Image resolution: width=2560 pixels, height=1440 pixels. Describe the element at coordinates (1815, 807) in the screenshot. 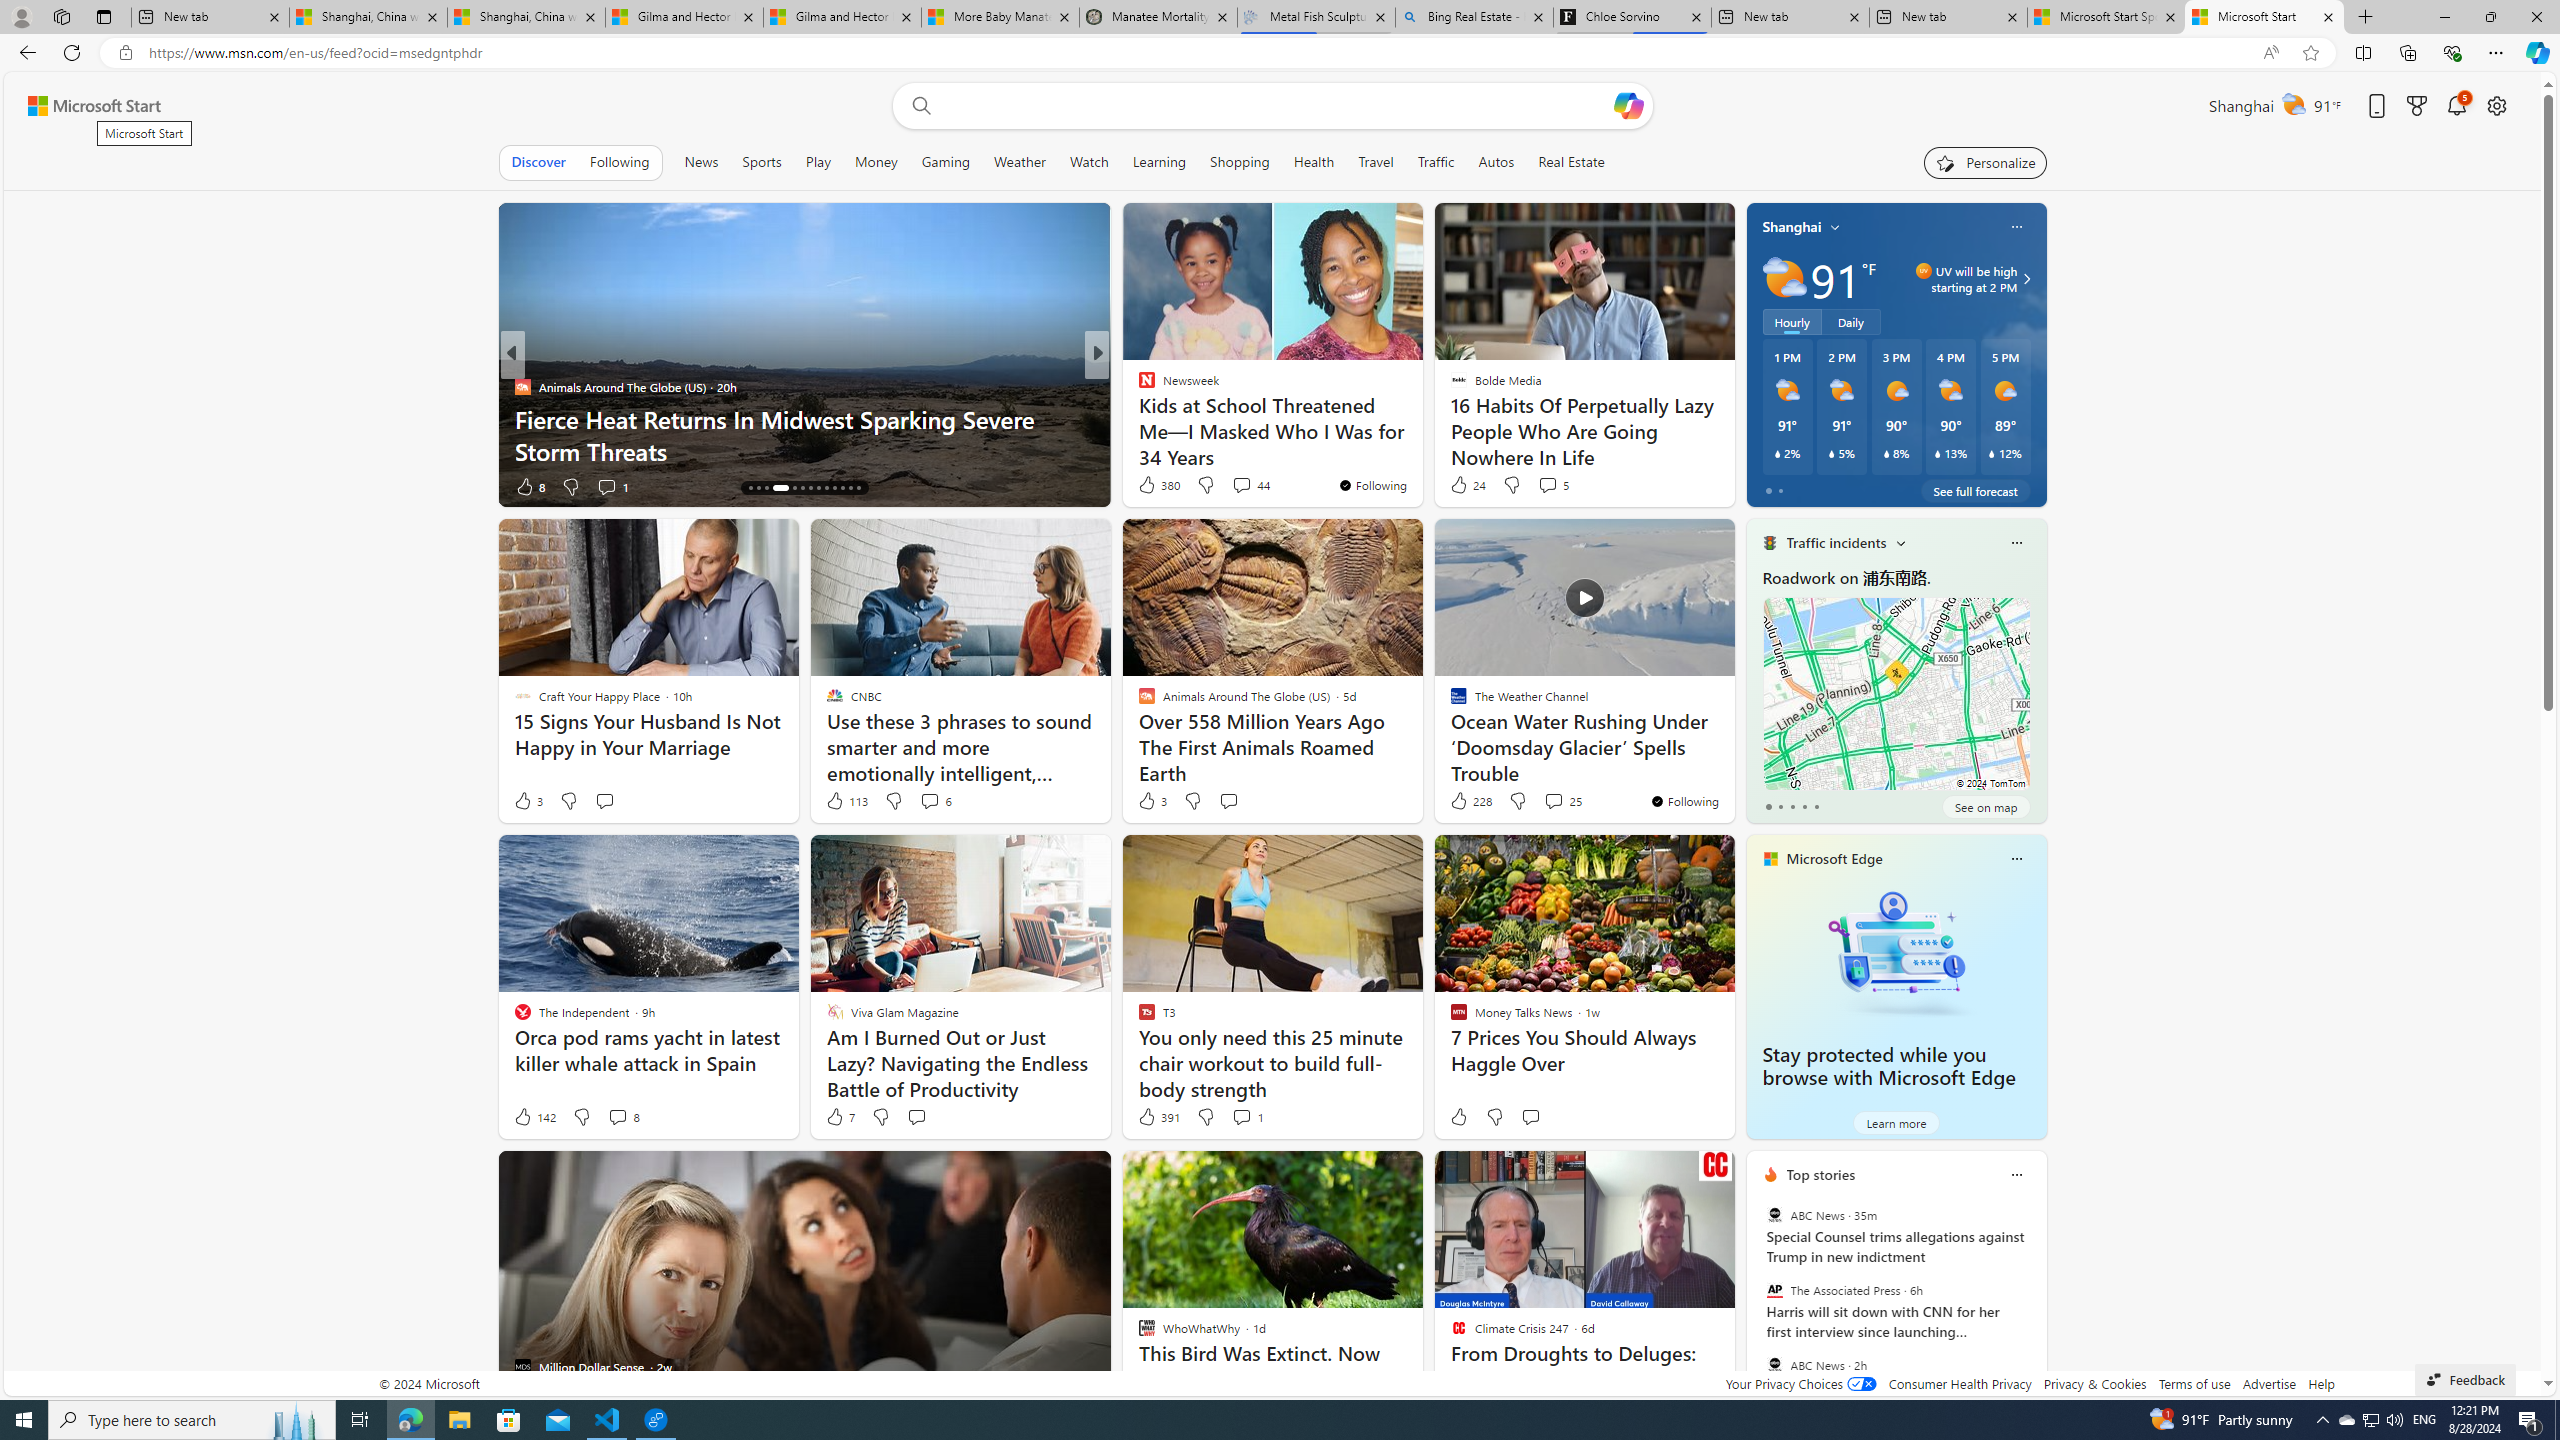

I see `'tab-4'` at that location.